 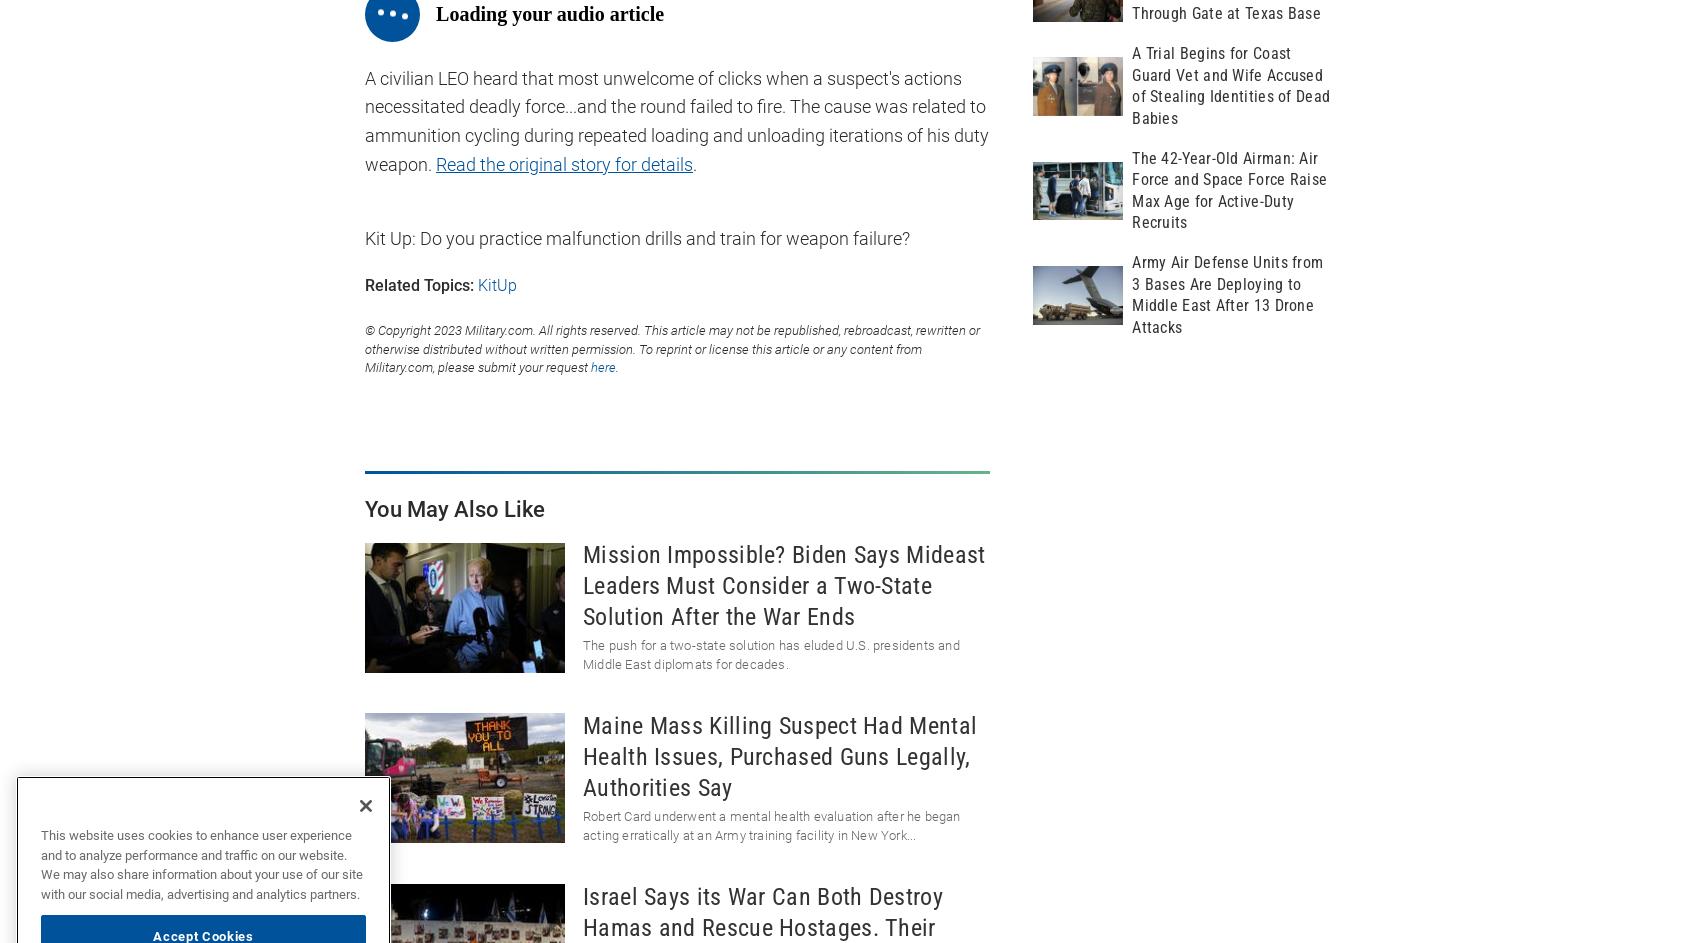 What do you see at coordinates (770, 824) in the screenshot?
I see `'Robert Card underwent a mental health evaluation after he began acting erratically at an Army training facility in New York...'` at bounding box center [770, 824].